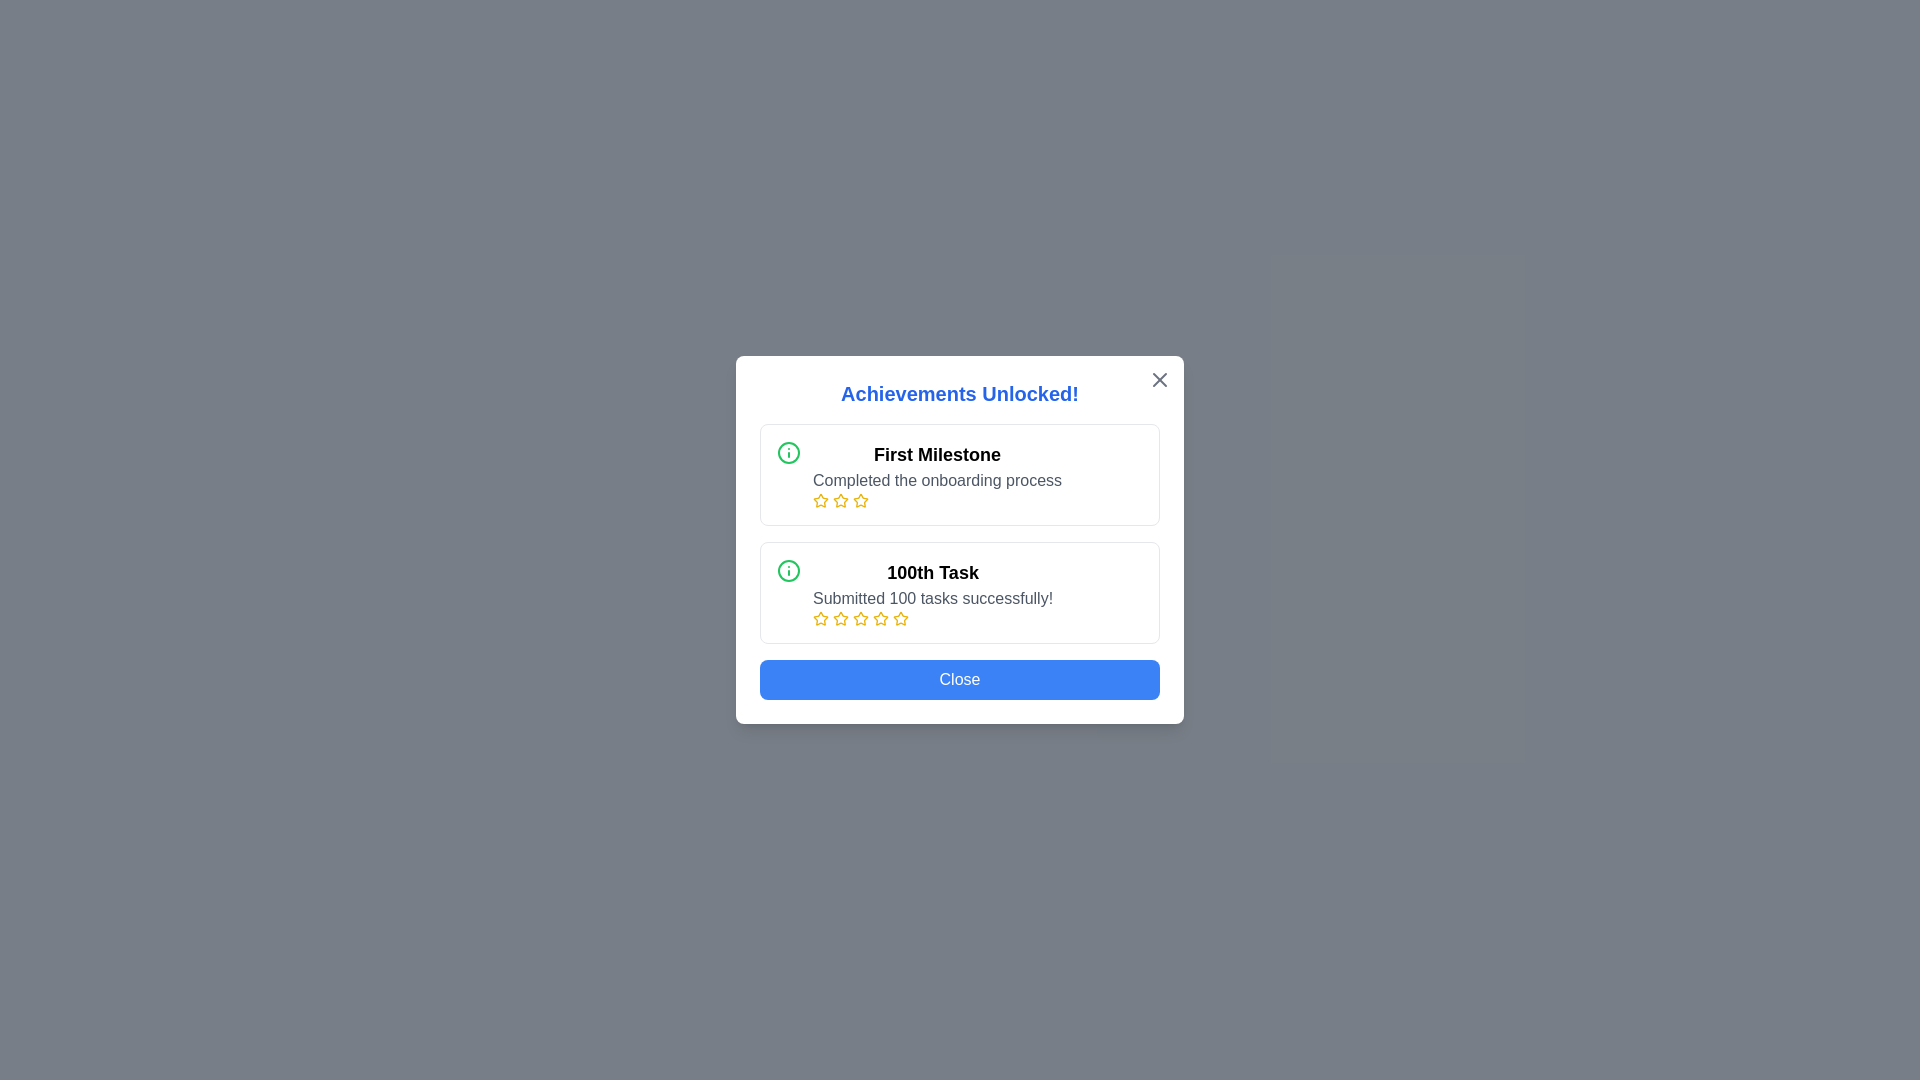 The height and width of the screenshot is (1080, 1920). Describe the element at coordinates (787, 452) in the screenshot. I see `the SVG graphical component that visually conveys the 'information' about the '100th Task' milestone achievement, which is part of the icon indicating the type of milestone` at that location.